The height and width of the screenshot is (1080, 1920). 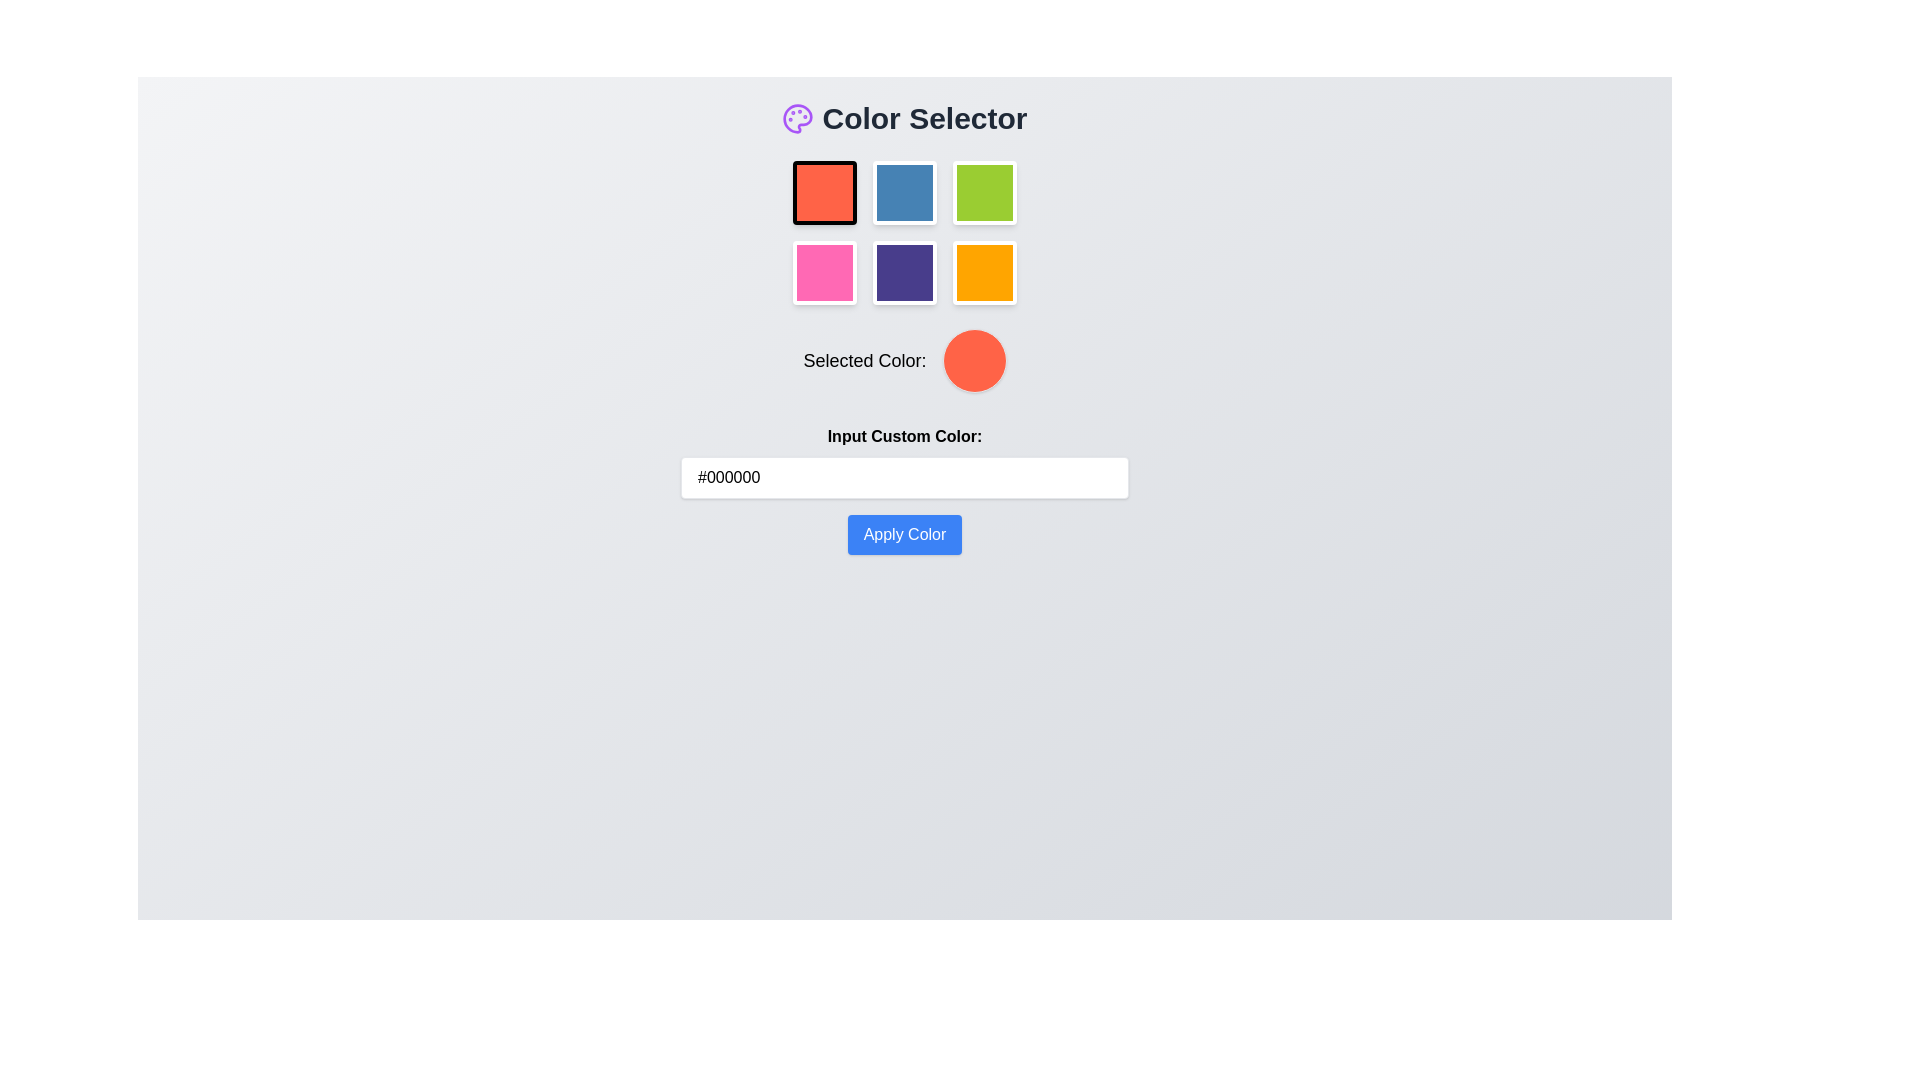 What do you see at coordinates (984, 192) in the screenshot?
I see `the bright green square button with rounded edges and a white border located in the first row and third column of the button grid` at bounding box center [984, 192].